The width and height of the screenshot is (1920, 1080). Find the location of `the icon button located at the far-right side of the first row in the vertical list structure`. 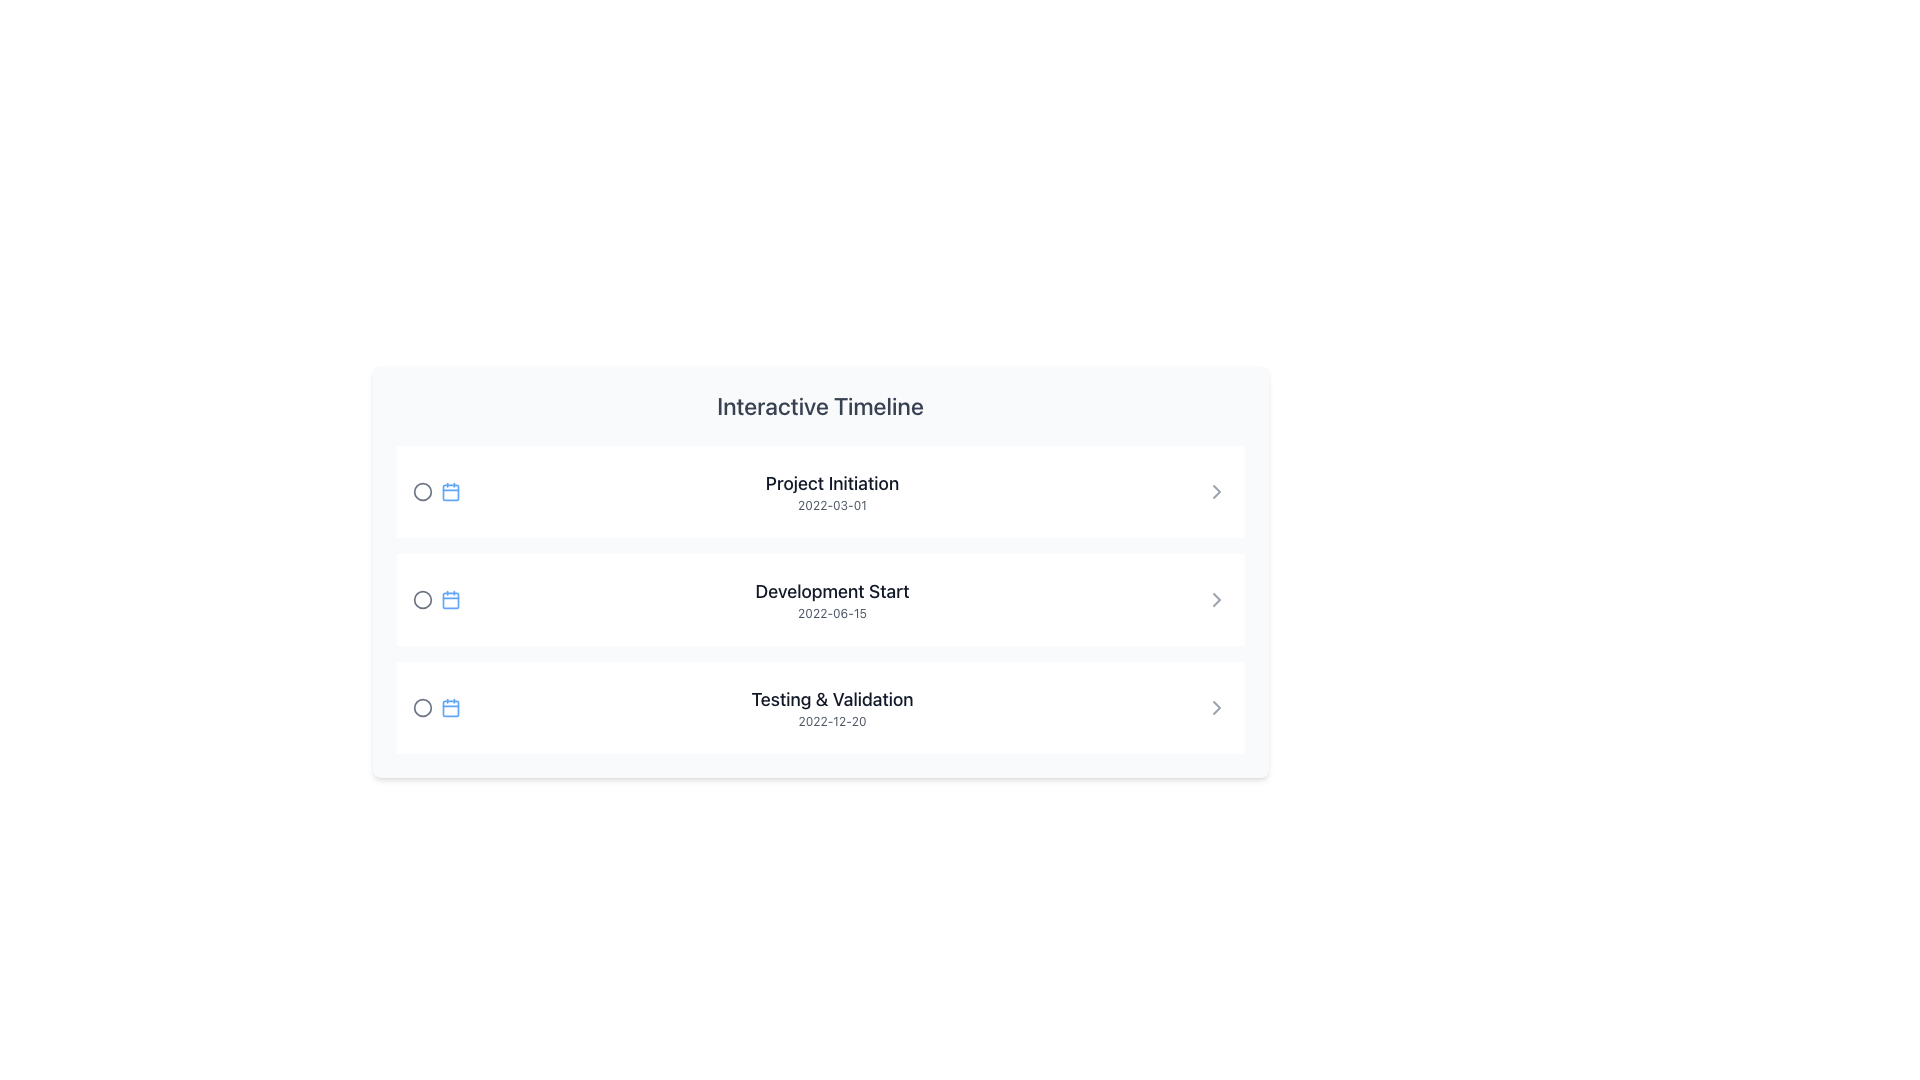

the icon button located at the far-right side of the first row in the vertical list structure is located at coordinates (1215, 492).